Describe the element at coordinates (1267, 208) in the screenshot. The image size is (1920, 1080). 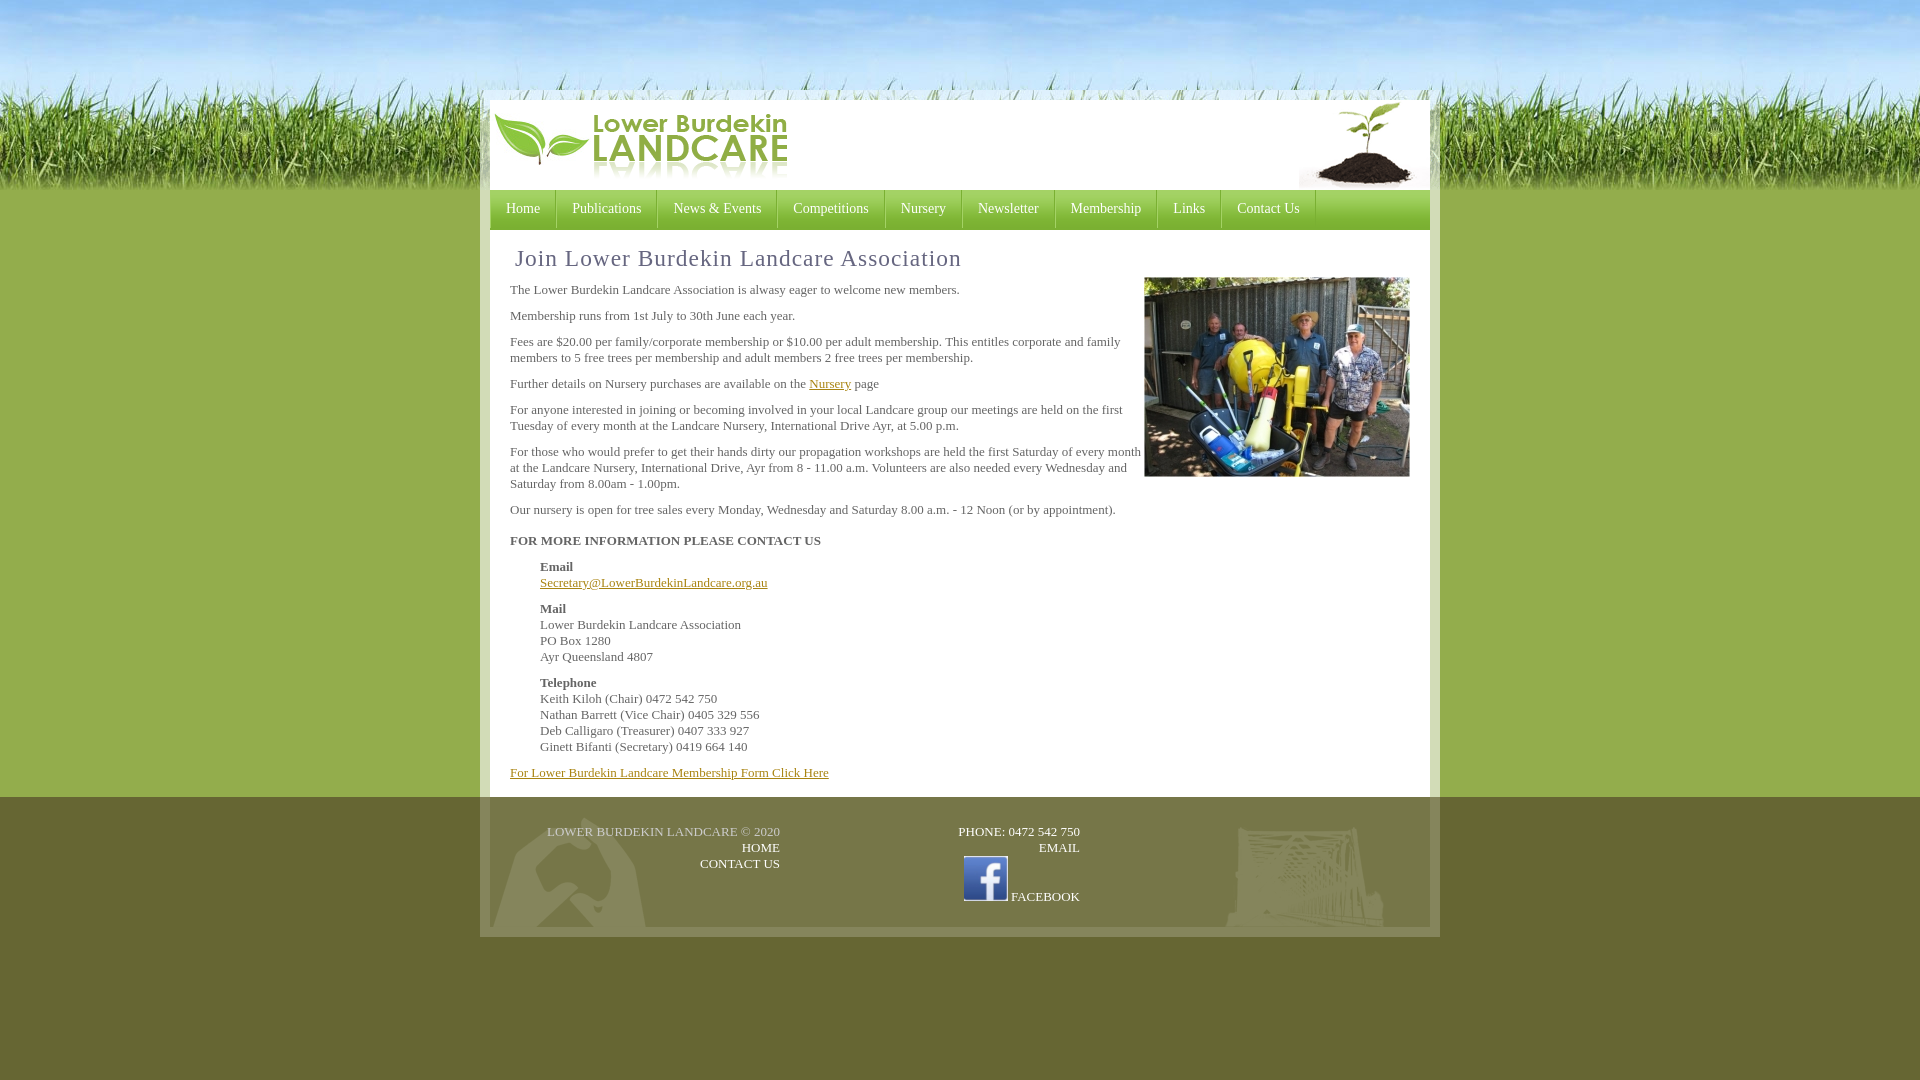
I see `'Contact Us'` at that location.